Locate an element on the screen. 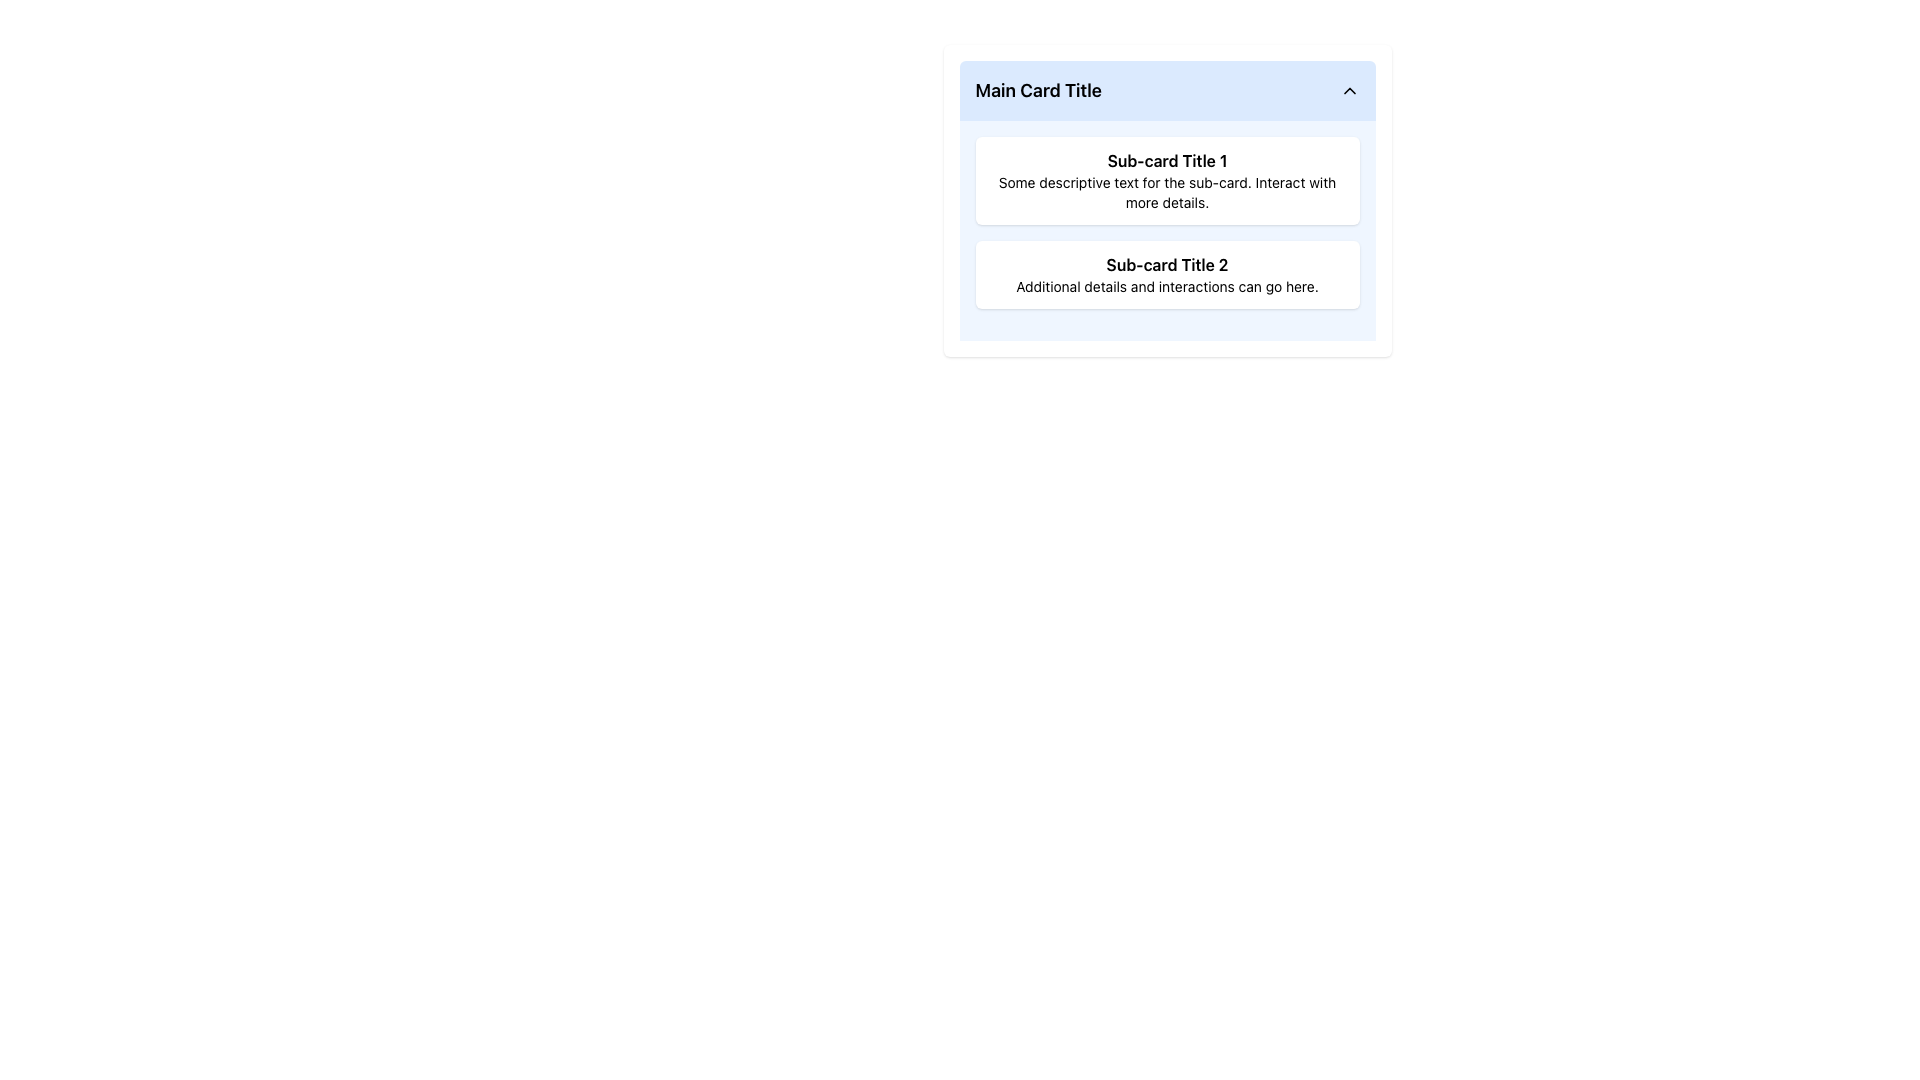 The image size is (1920, 1080). the static text content located immediately below 'Sub-card Title 1' in the first sub-card of the 'Main Card Title' is located at coordinates (1167, 192).